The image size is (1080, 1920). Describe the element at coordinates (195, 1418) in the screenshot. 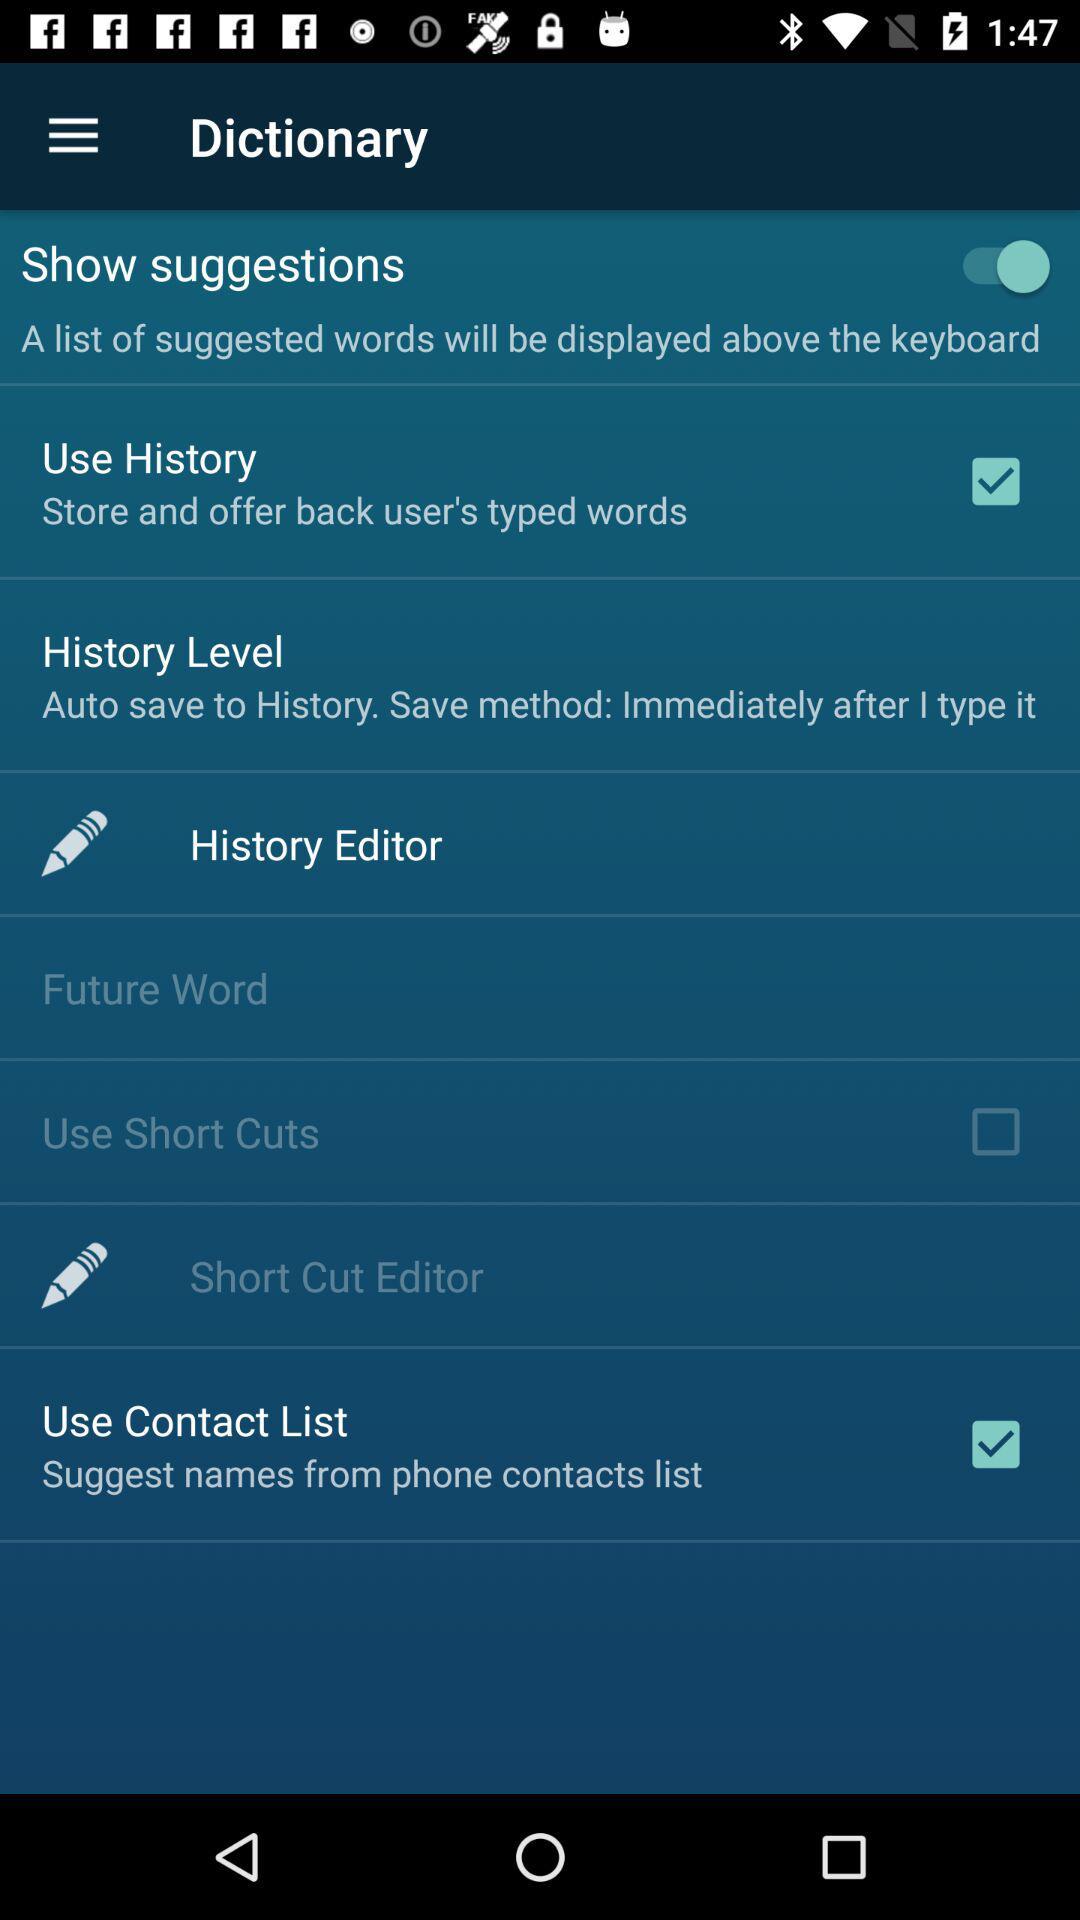

I see `icon at the bottom left corner` at that location.